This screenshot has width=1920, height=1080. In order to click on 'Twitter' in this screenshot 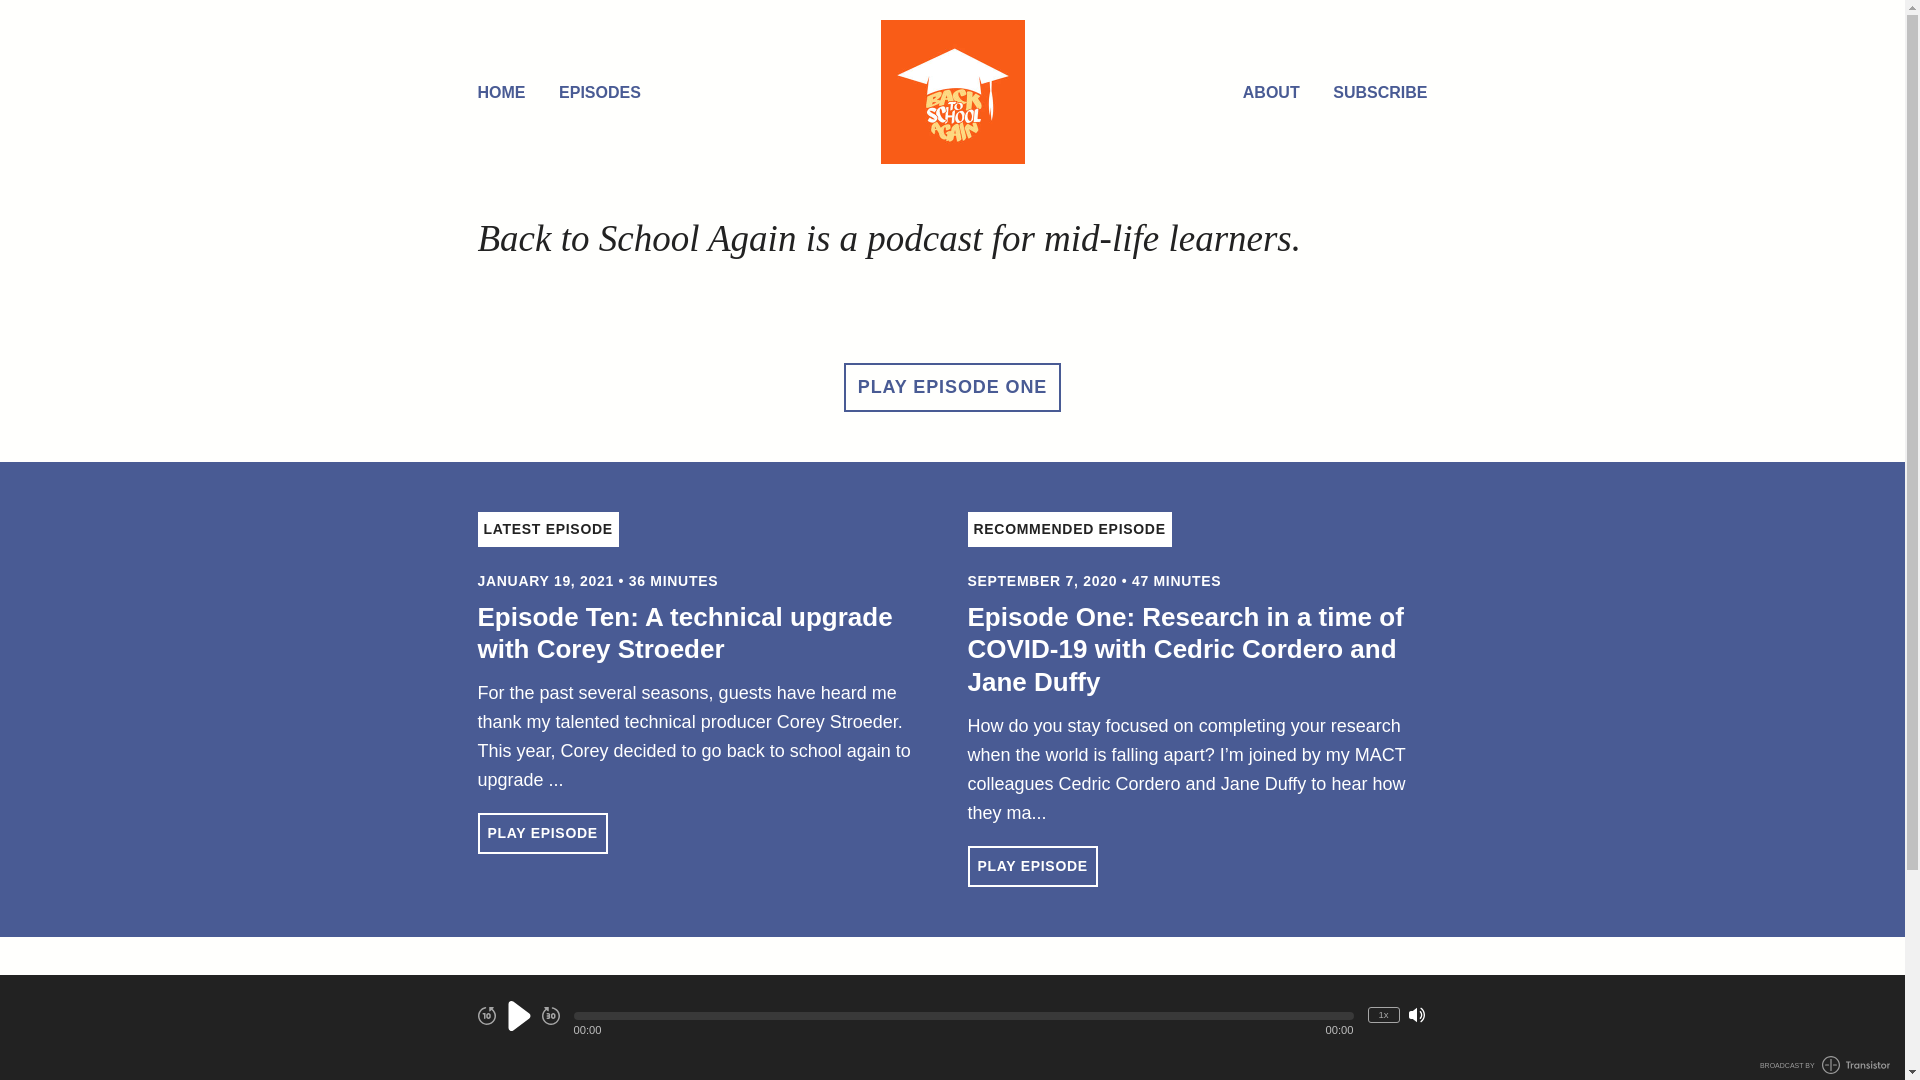, I will do `click(915, 1026)`.